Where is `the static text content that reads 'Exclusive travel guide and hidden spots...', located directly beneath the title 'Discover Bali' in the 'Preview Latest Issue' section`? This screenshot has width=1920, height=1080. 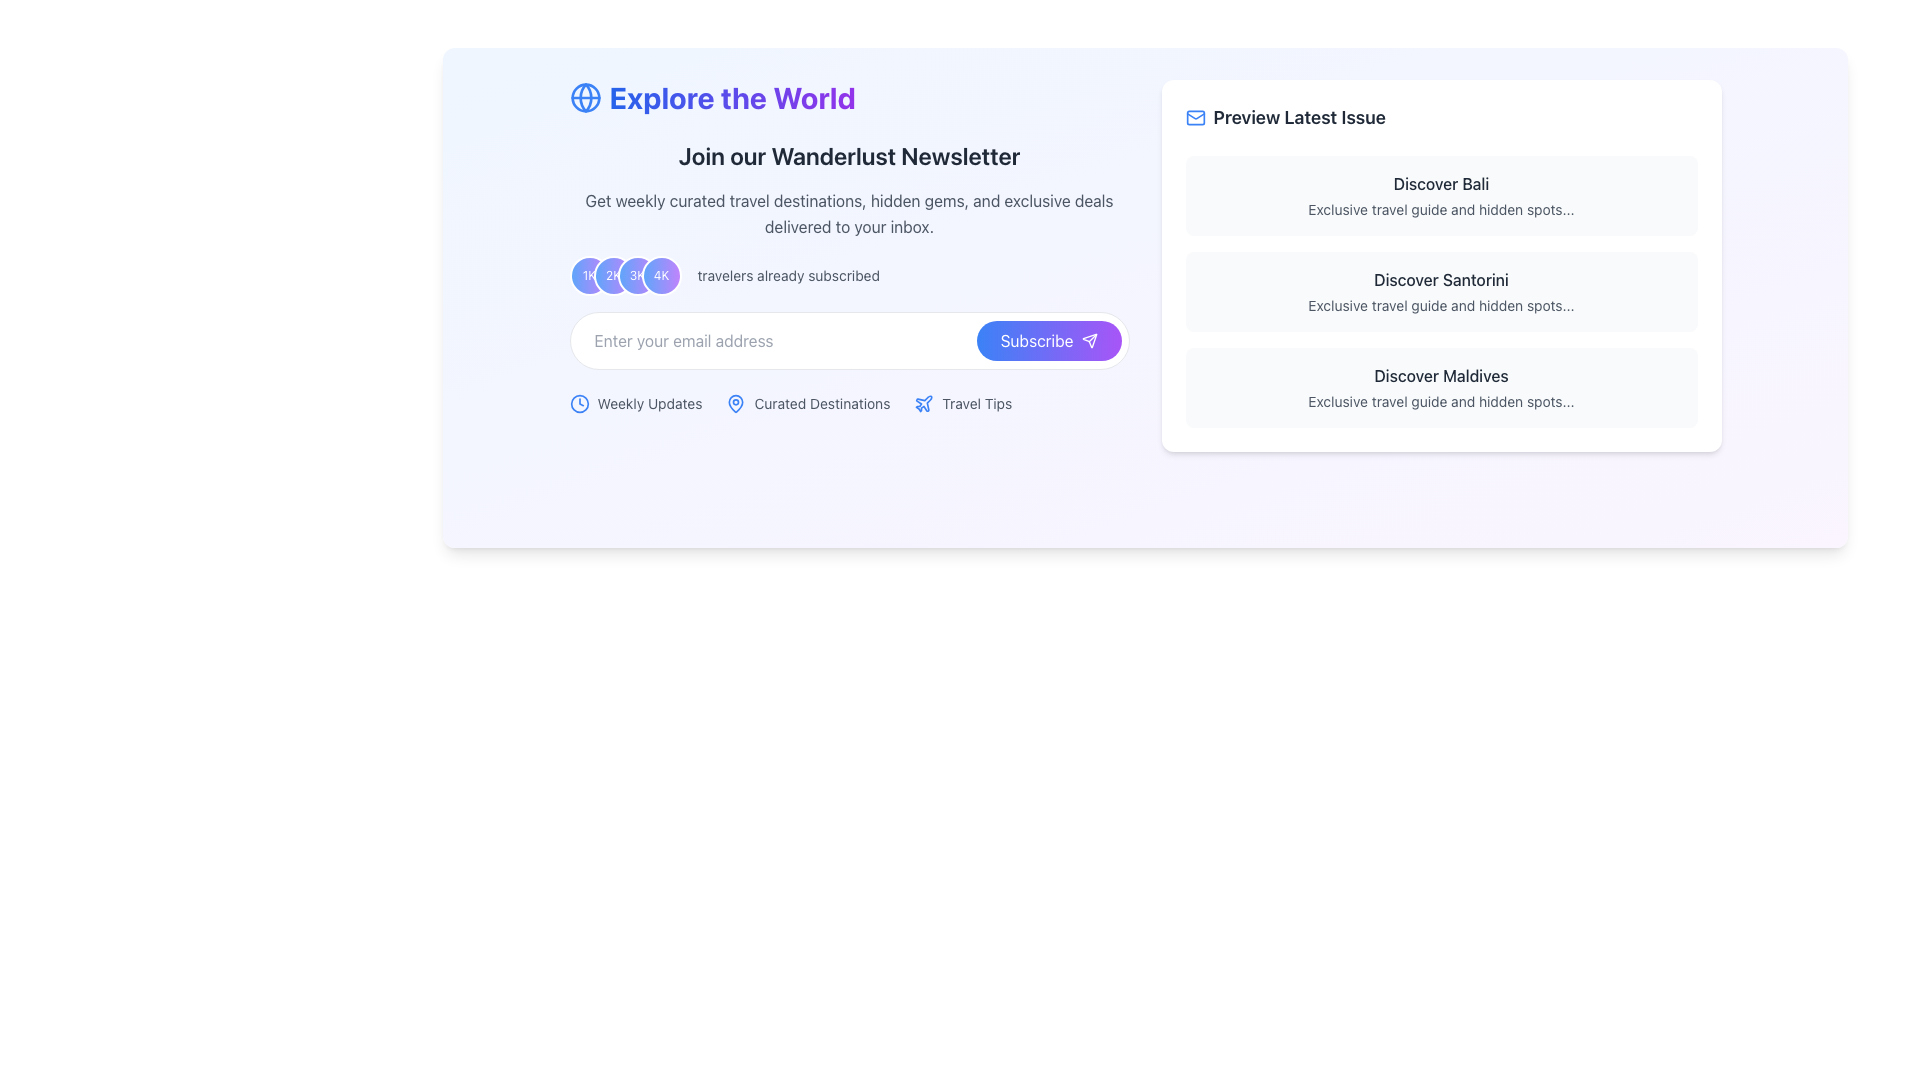
the static text content that reads 'Exclusive travel guide and hidden spots...', located directly beneath the title 'Discover Bali' in the 'Preview Latest Issue' section is located at coordinates (1441, 209).